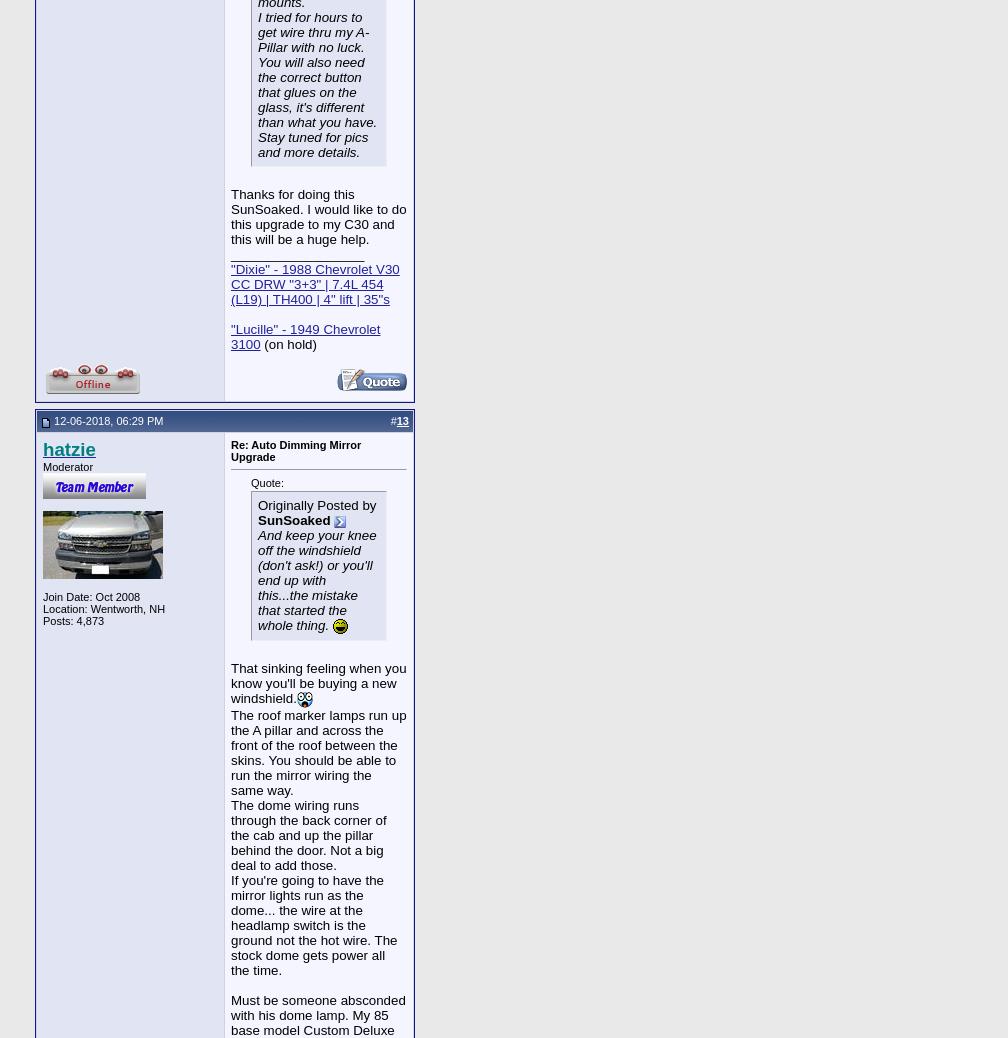 This screenshot has width=1008, height=1038. Describe the element at coordinates (231, 682) in the screenshot. I see `'That sinking feeling when you know you'll be buying a new windshield.'` at that location.